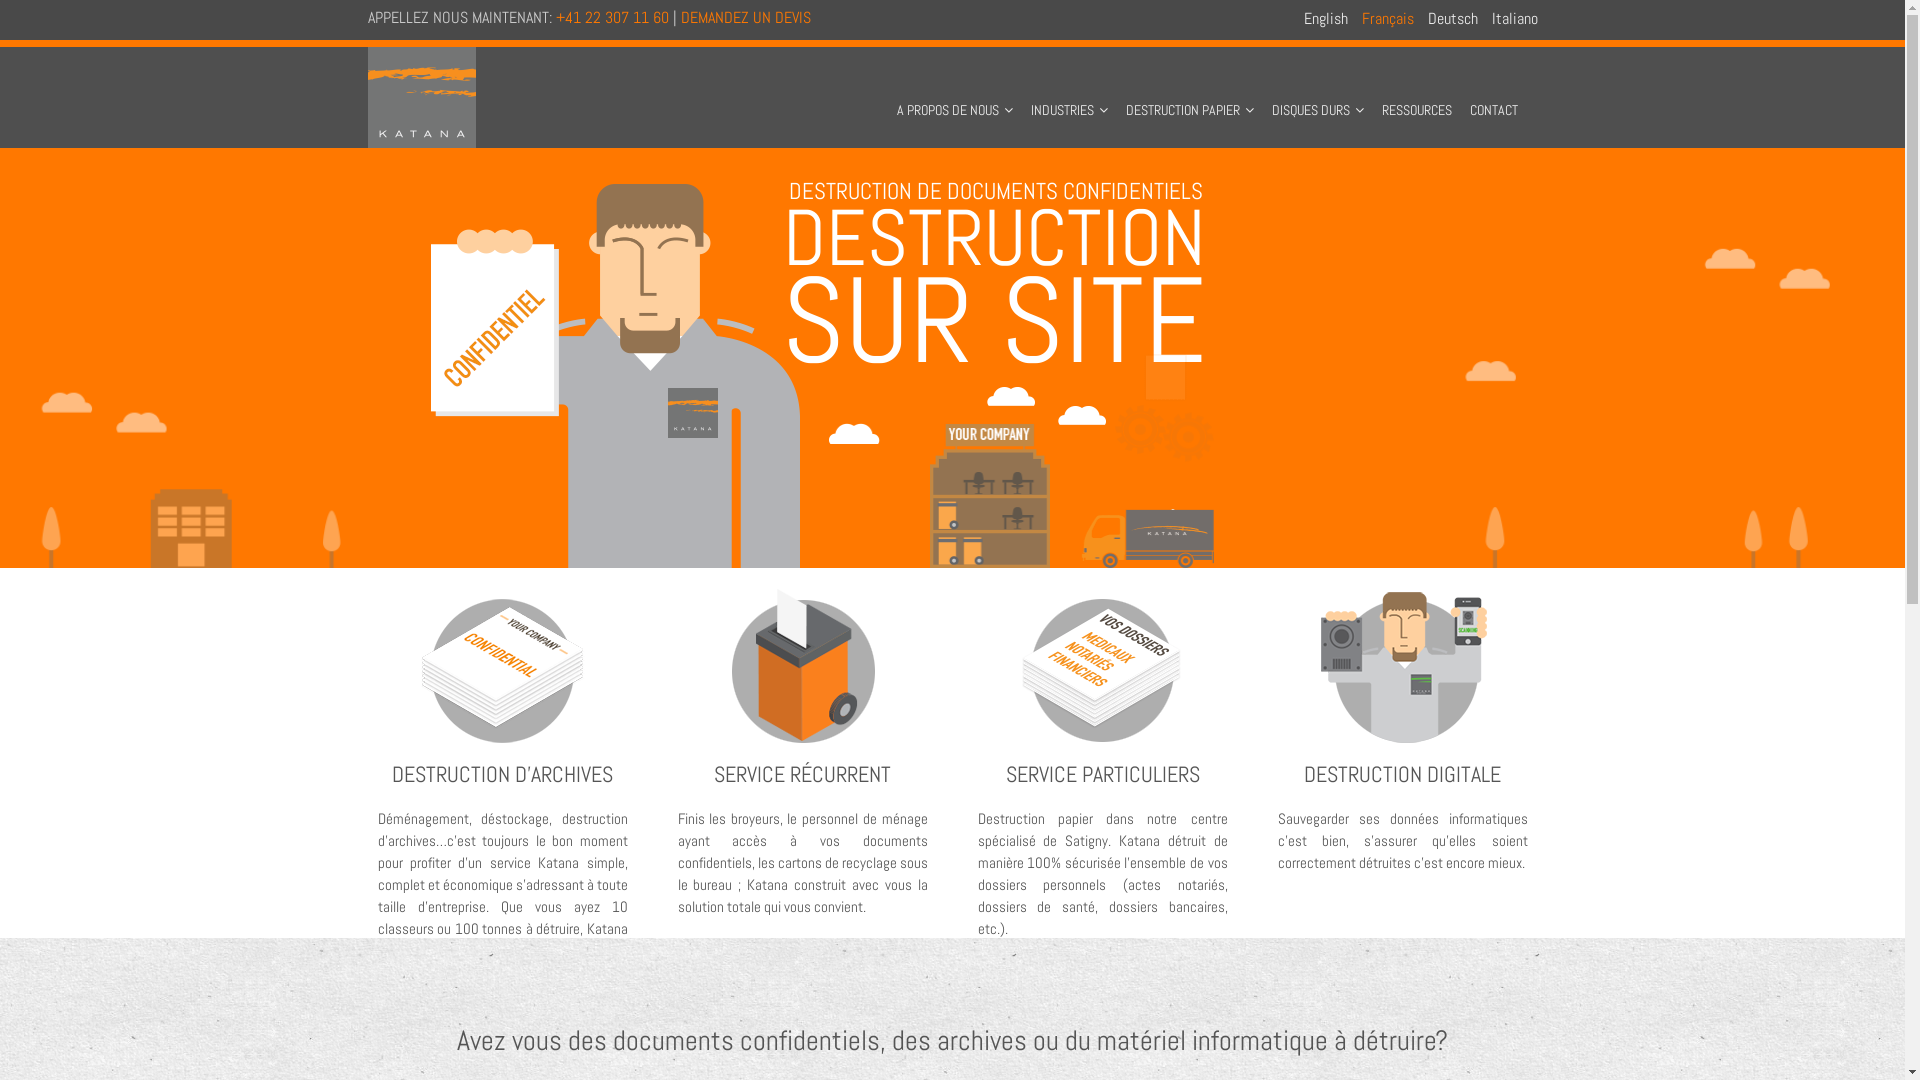  What do you see at coordinates (1325, 18) in the screenshot?
I see `'English'` at bounding box center [1325, 18].